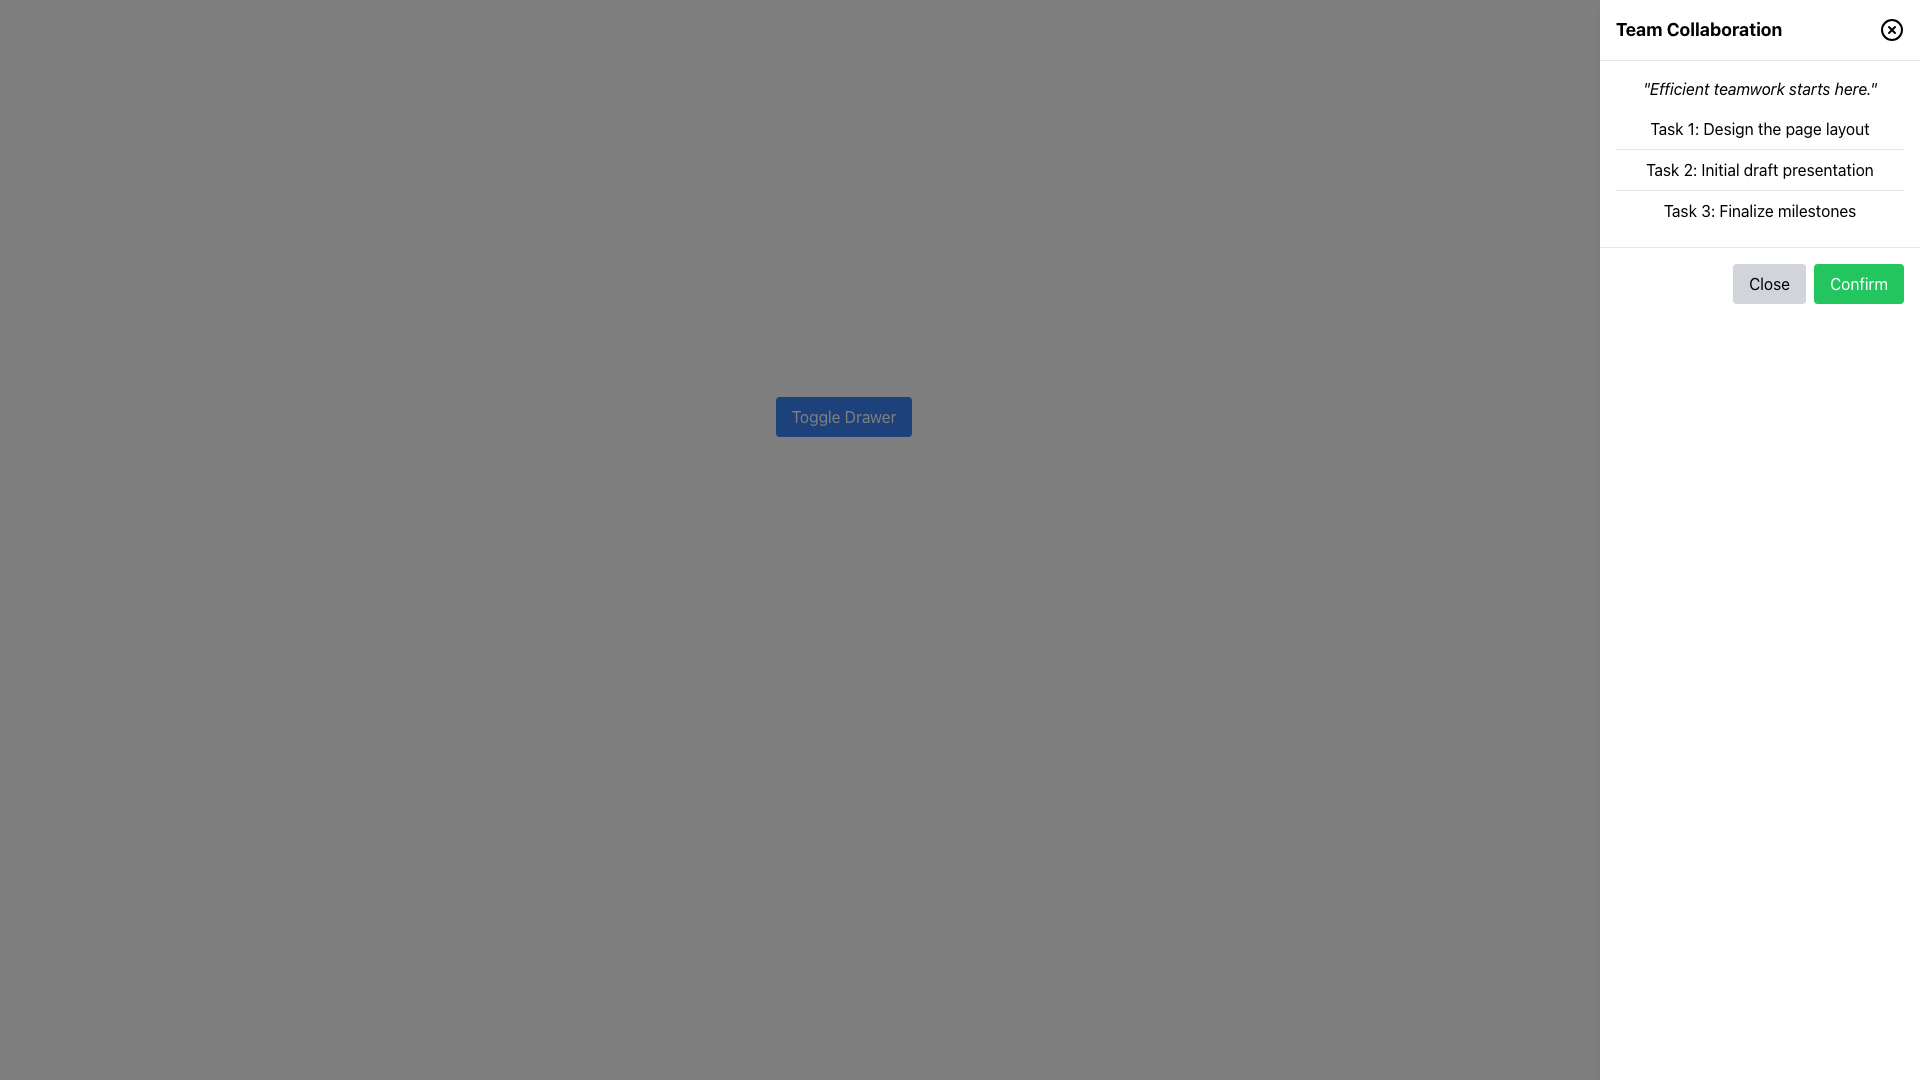  Describe the element at coordinates (1760, 87) in the screenshot. I see `the introductory italicized text in the 'Team Collaboration' pane, which provides a motivational statement` at that location.